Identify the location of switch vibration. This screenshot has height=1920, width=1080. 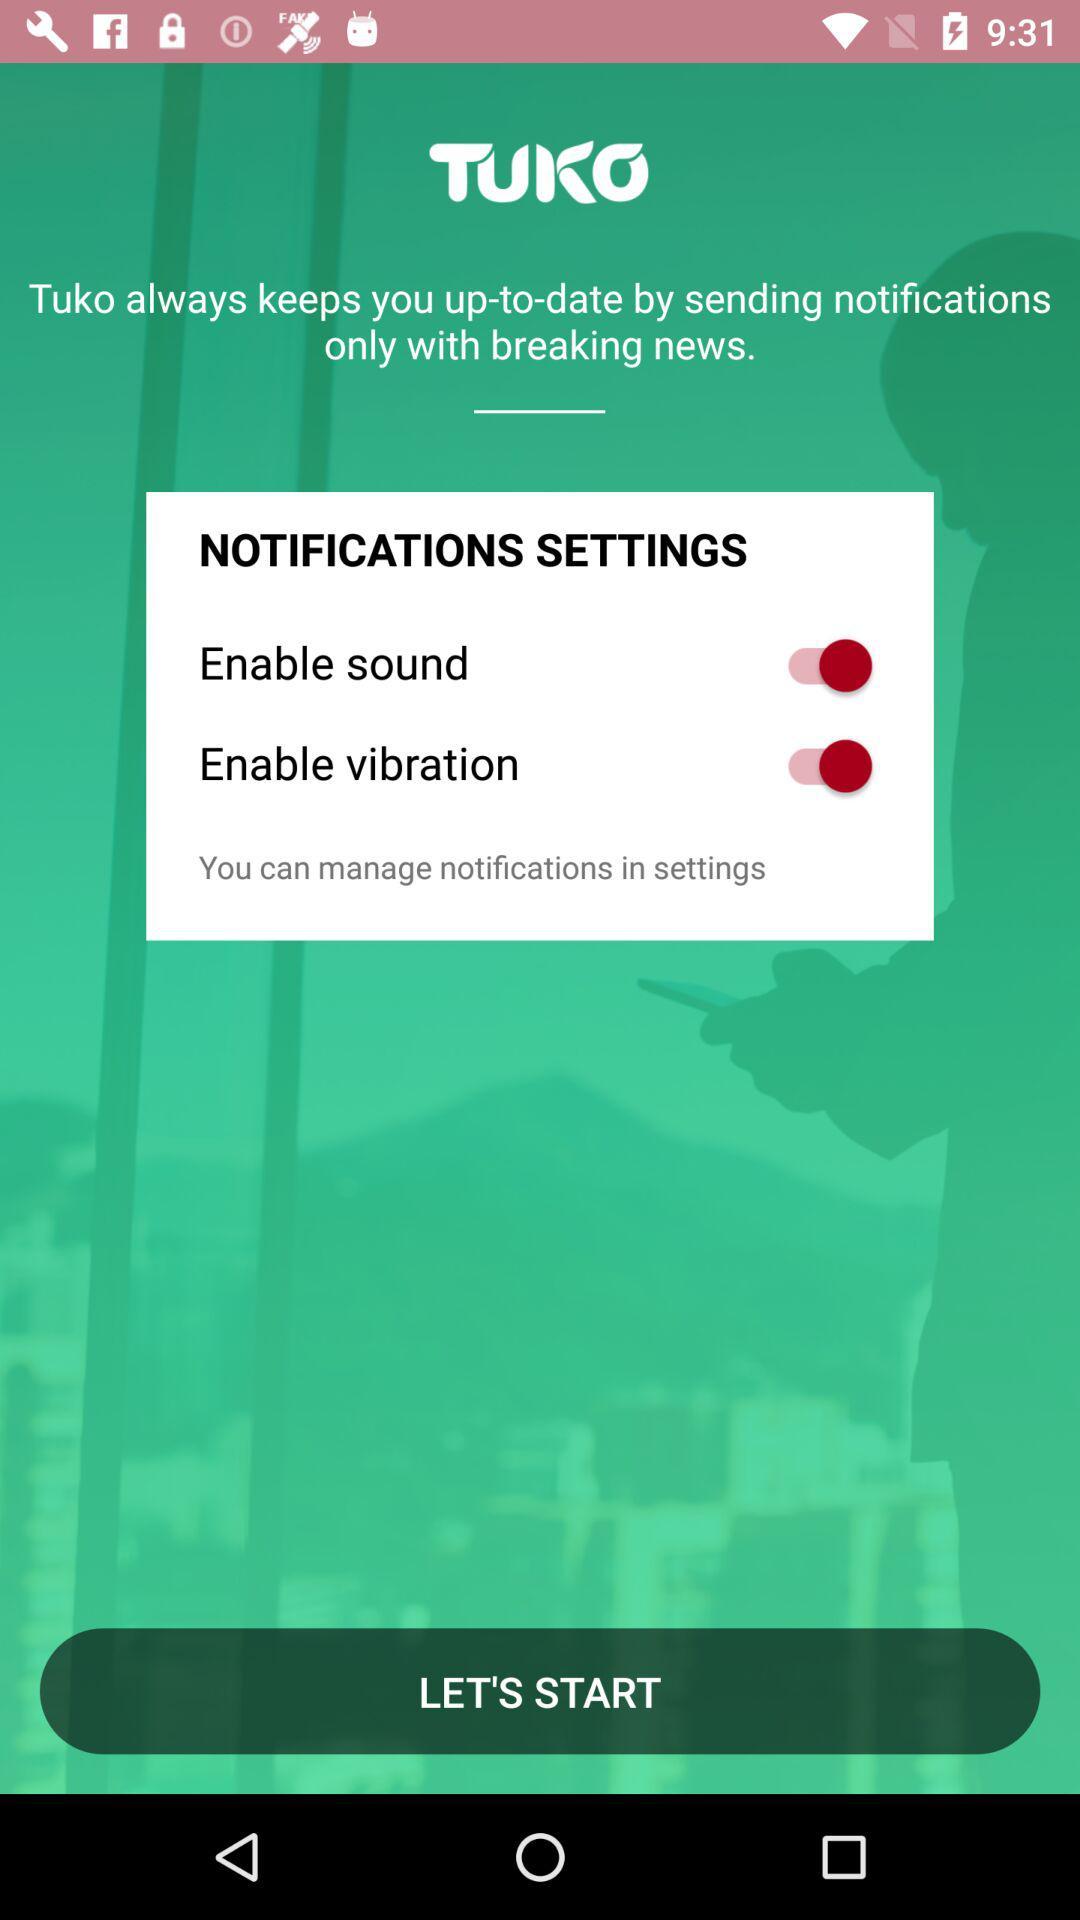
(819, 765).